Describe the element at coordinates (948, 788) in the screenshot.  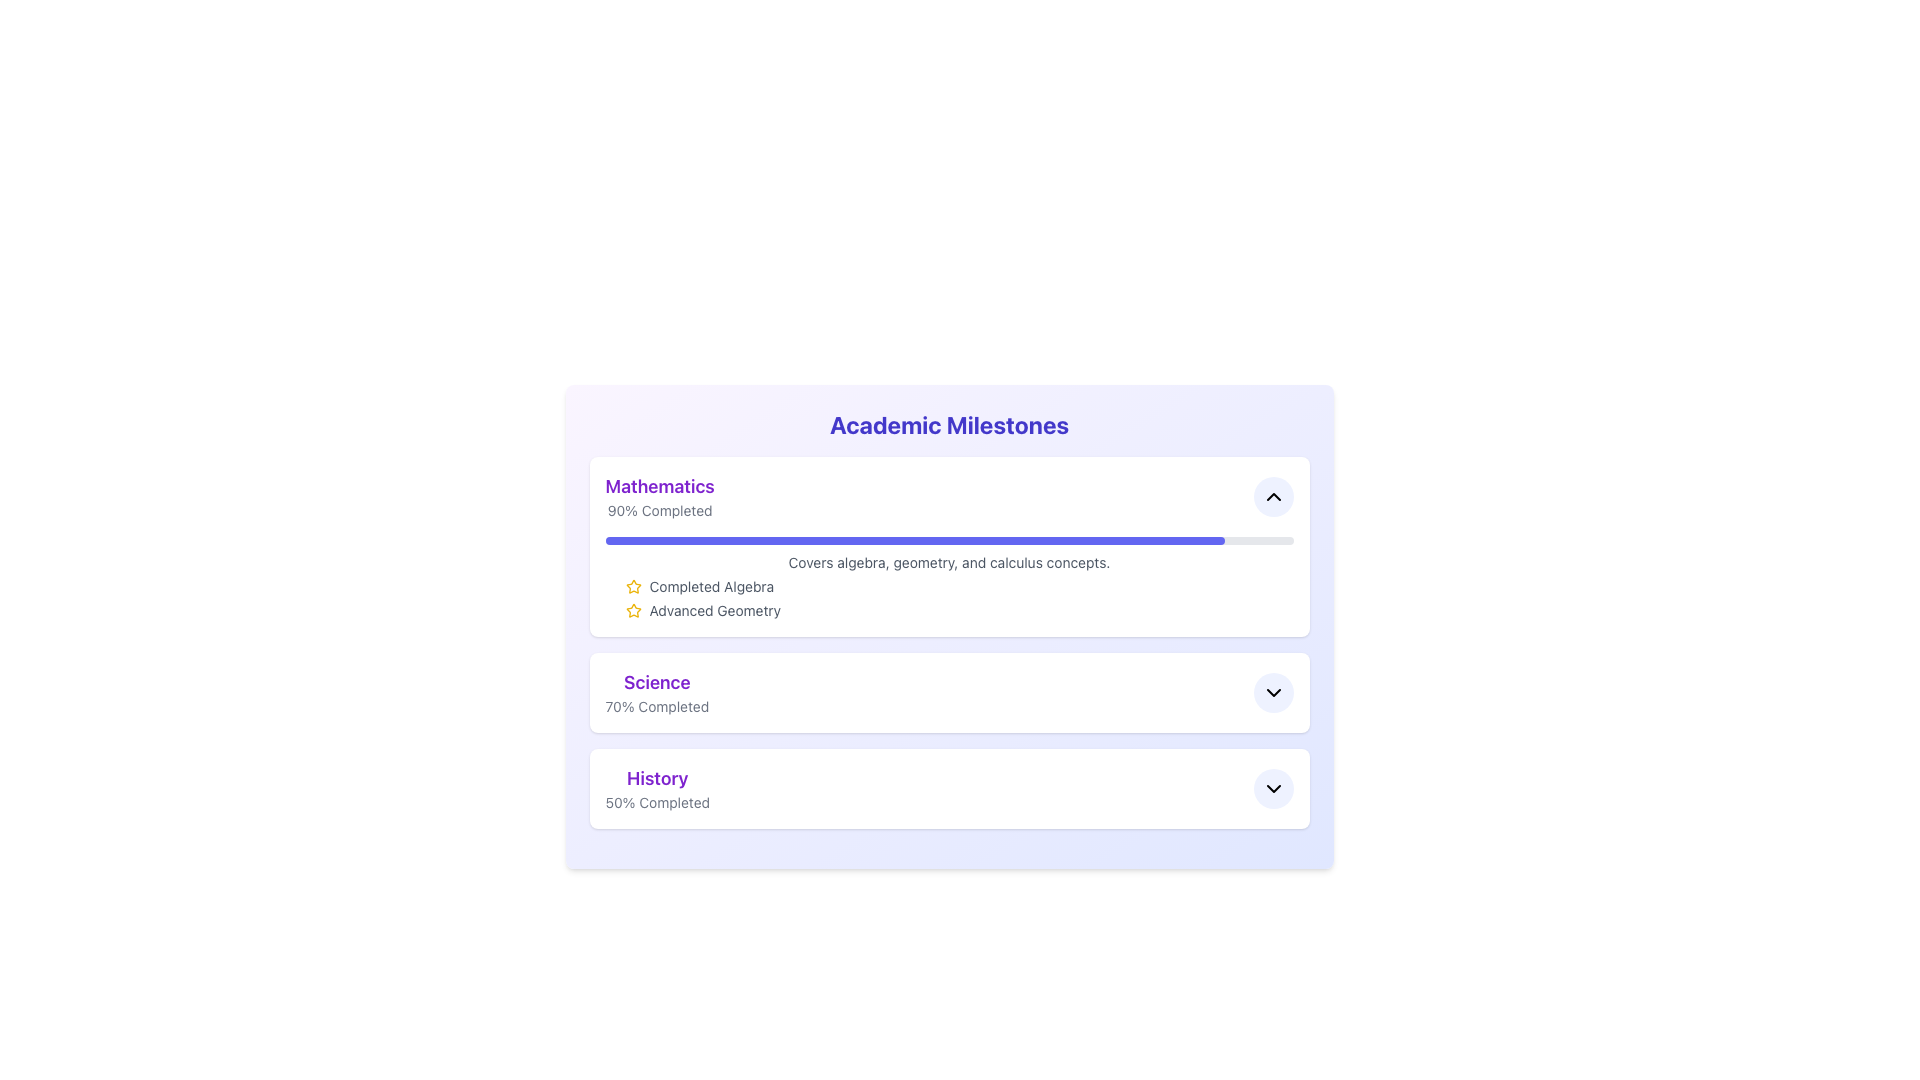
I see `the arrow on the third Summary item in the 'History' category under 'Academic Milestones'` at that location.